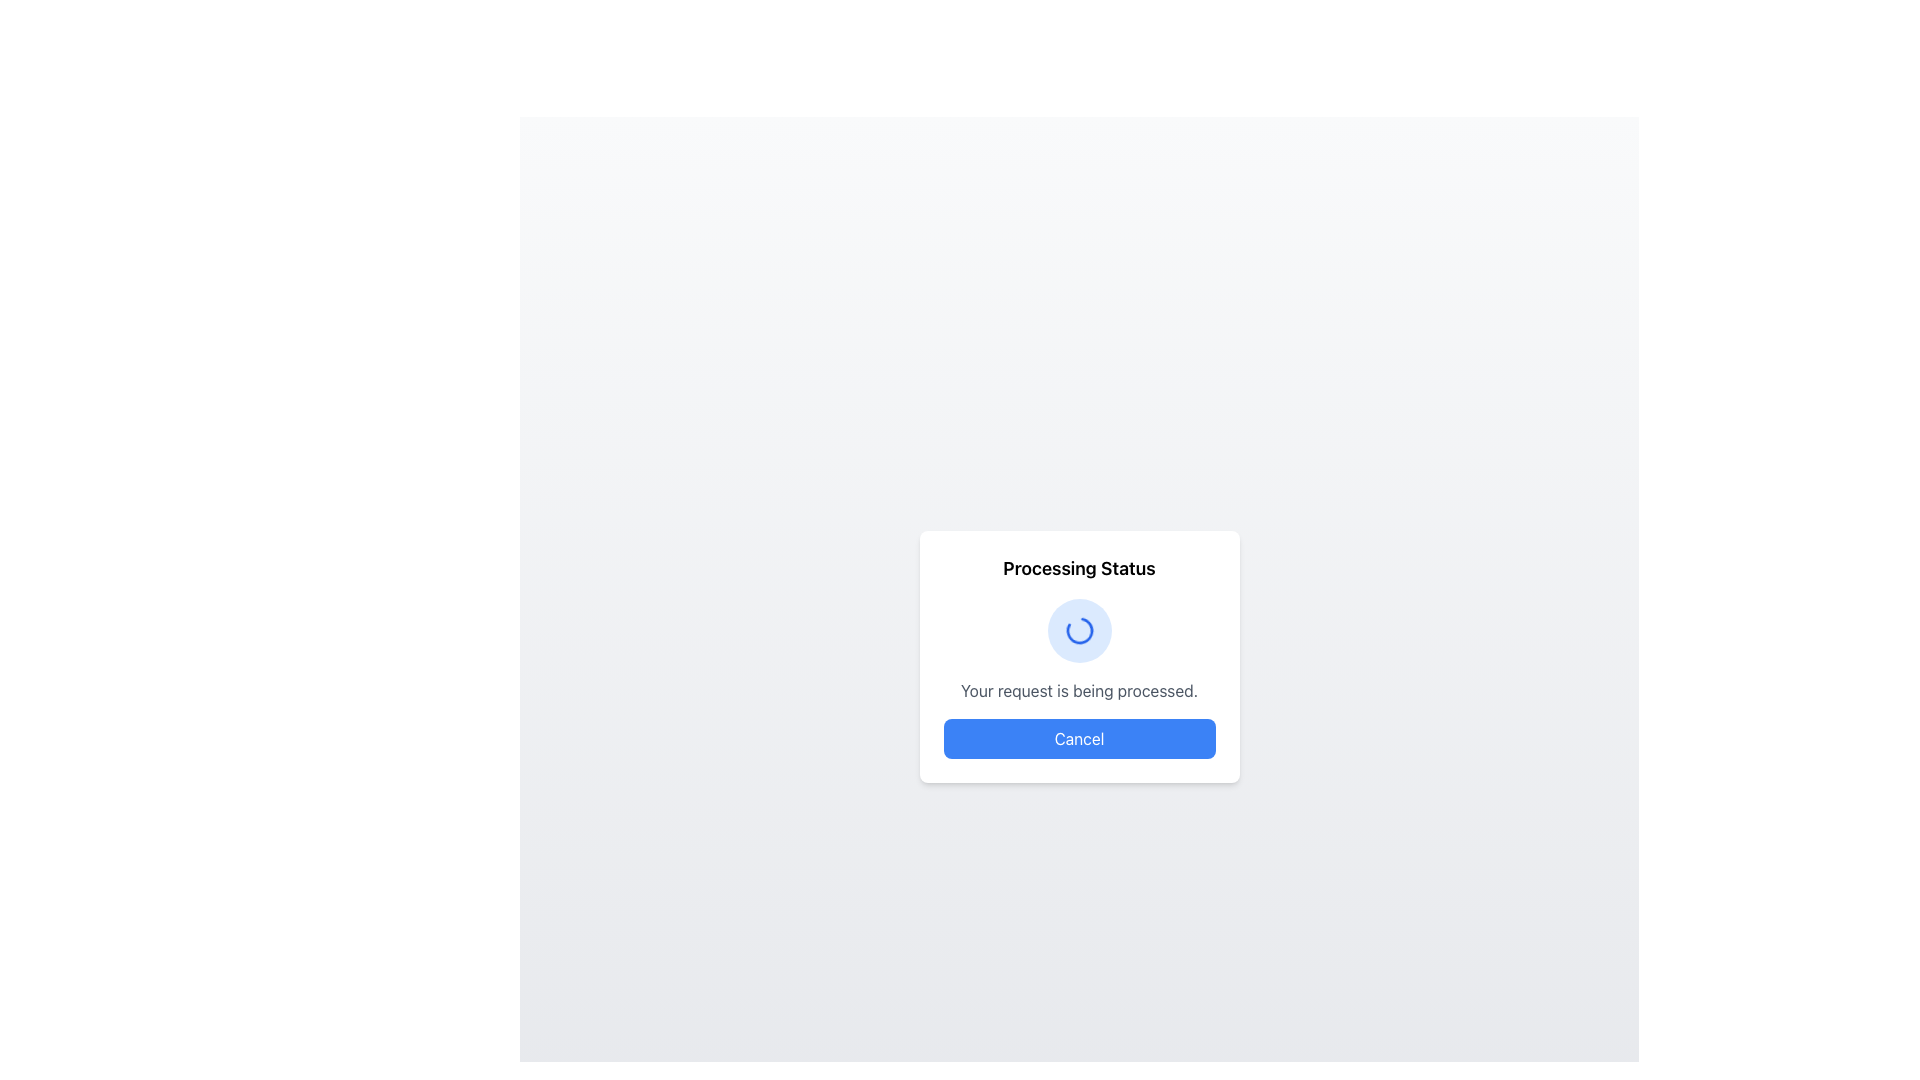 This screenshot has width=1920, height=1080. What do you see at coordinates (1078, 689) in the screenshot?
I see `the text label that provides feedback on the processing status, located below the title 'Processing Status' and above the 'Cancel' button in the centered card interface` at bounding box center [1078, 689].